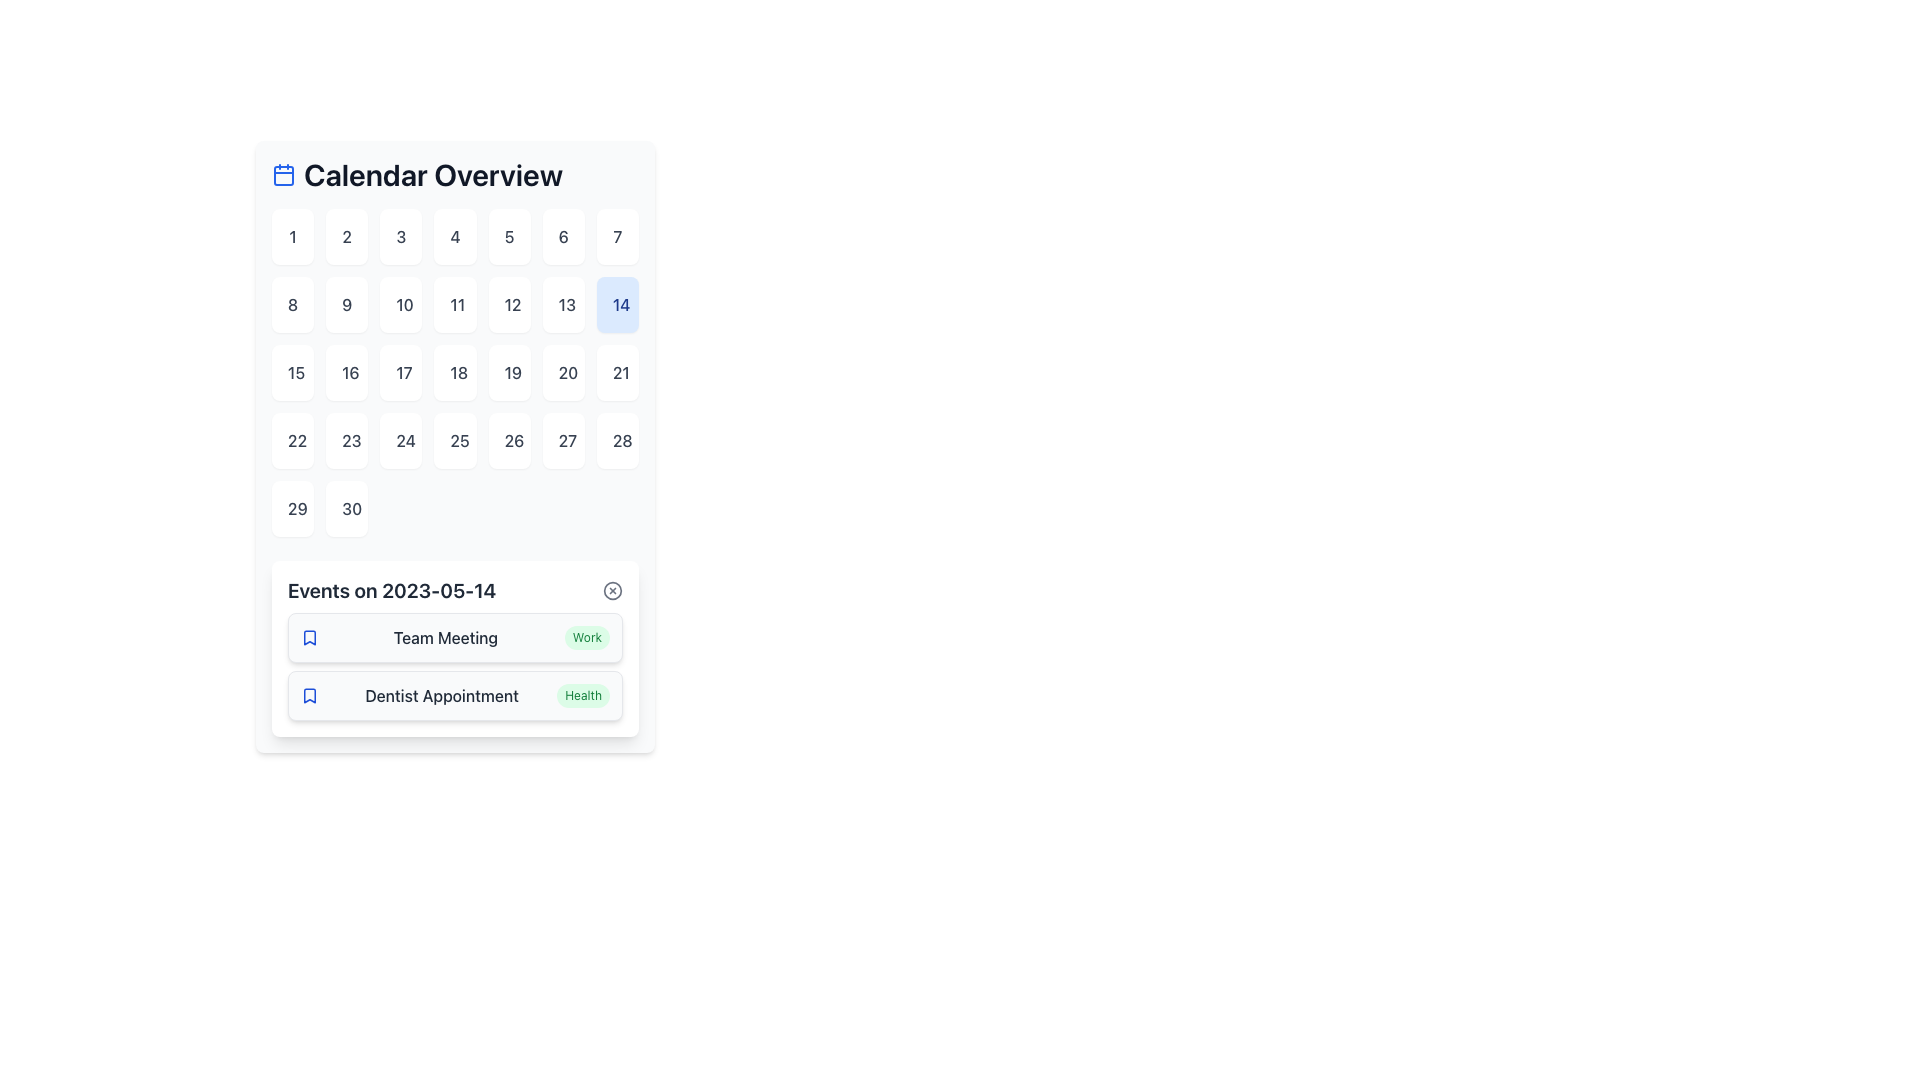 The image size is (1920, 1080). Describe the element at coordinates (509, 304) in the screenshot. I see `the square button with a white background and rounded corners displaying the number '12' in bold gray font` at that location.